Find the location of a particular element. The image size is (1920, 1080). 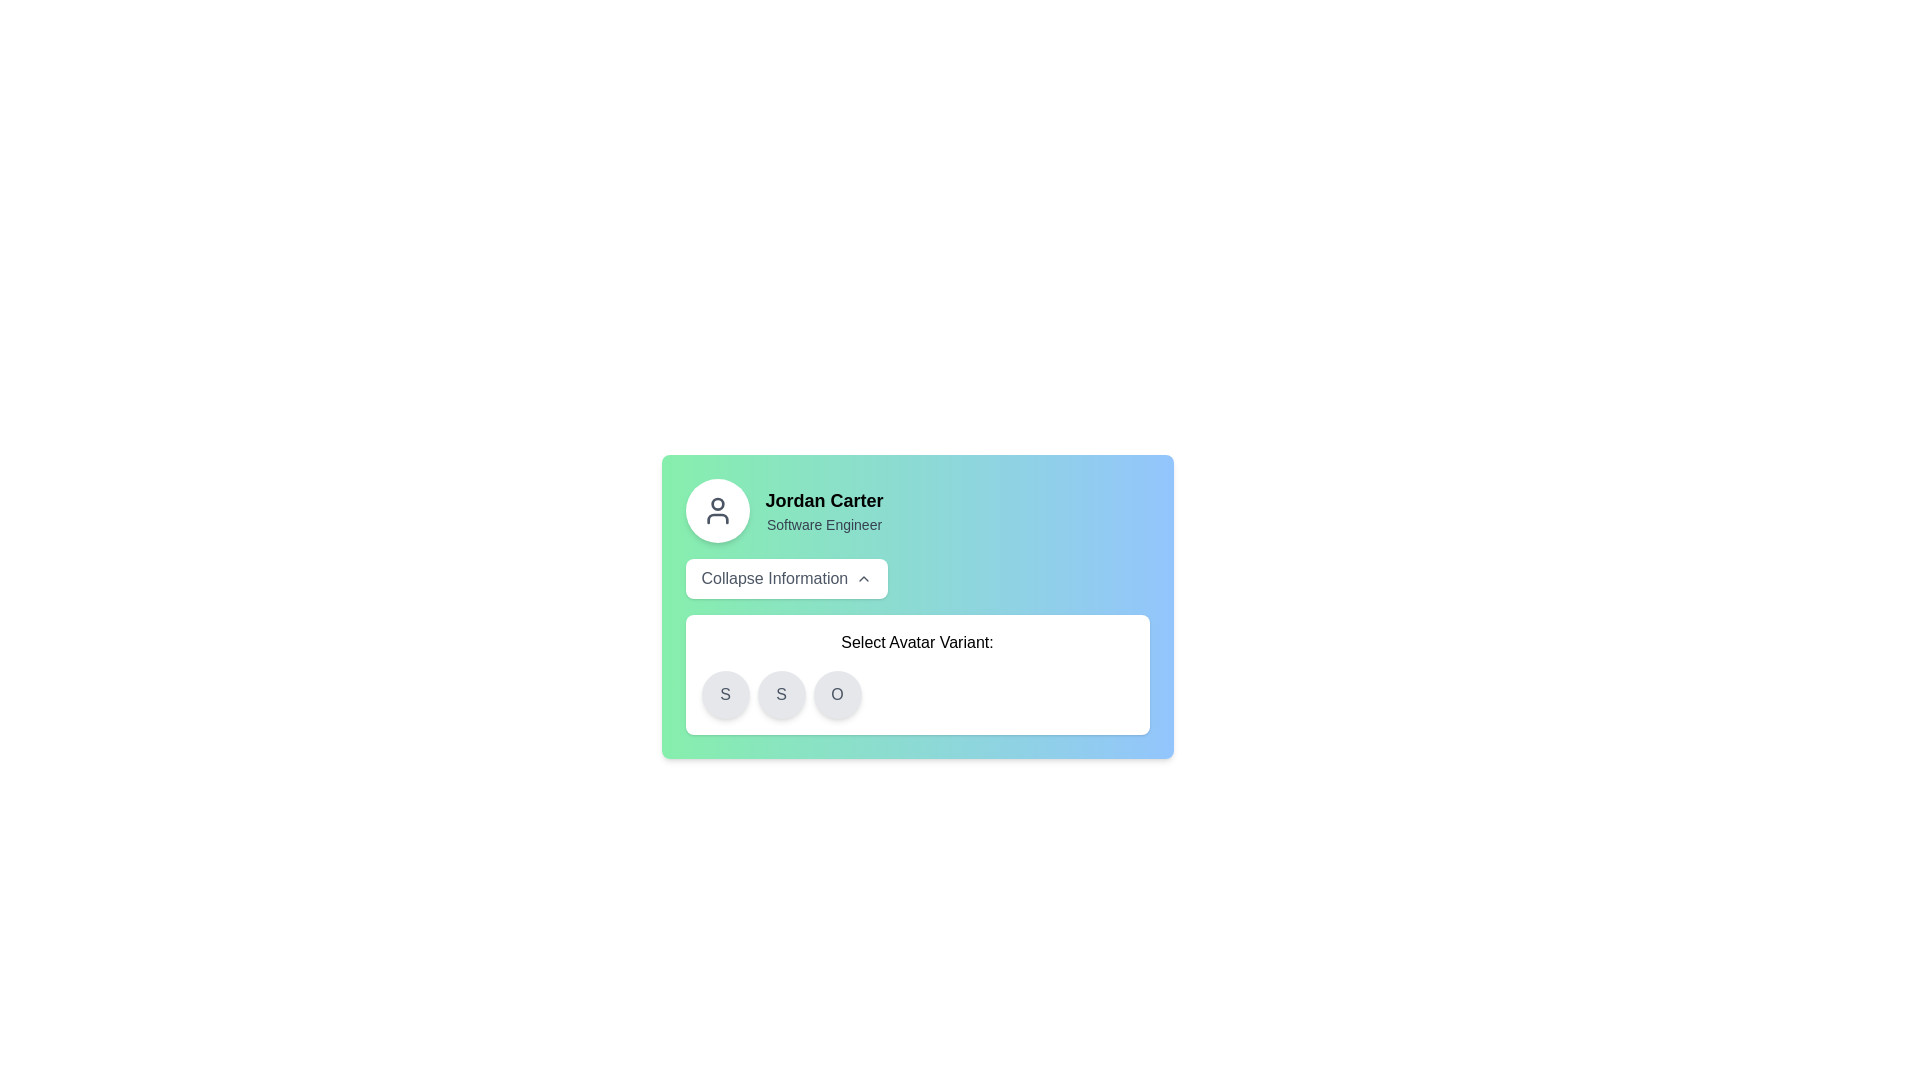

the text label that provides the name and job title of a person, located to the right of the circular avatar icon in the user profile or contact card is located at coordinates (824, 509).